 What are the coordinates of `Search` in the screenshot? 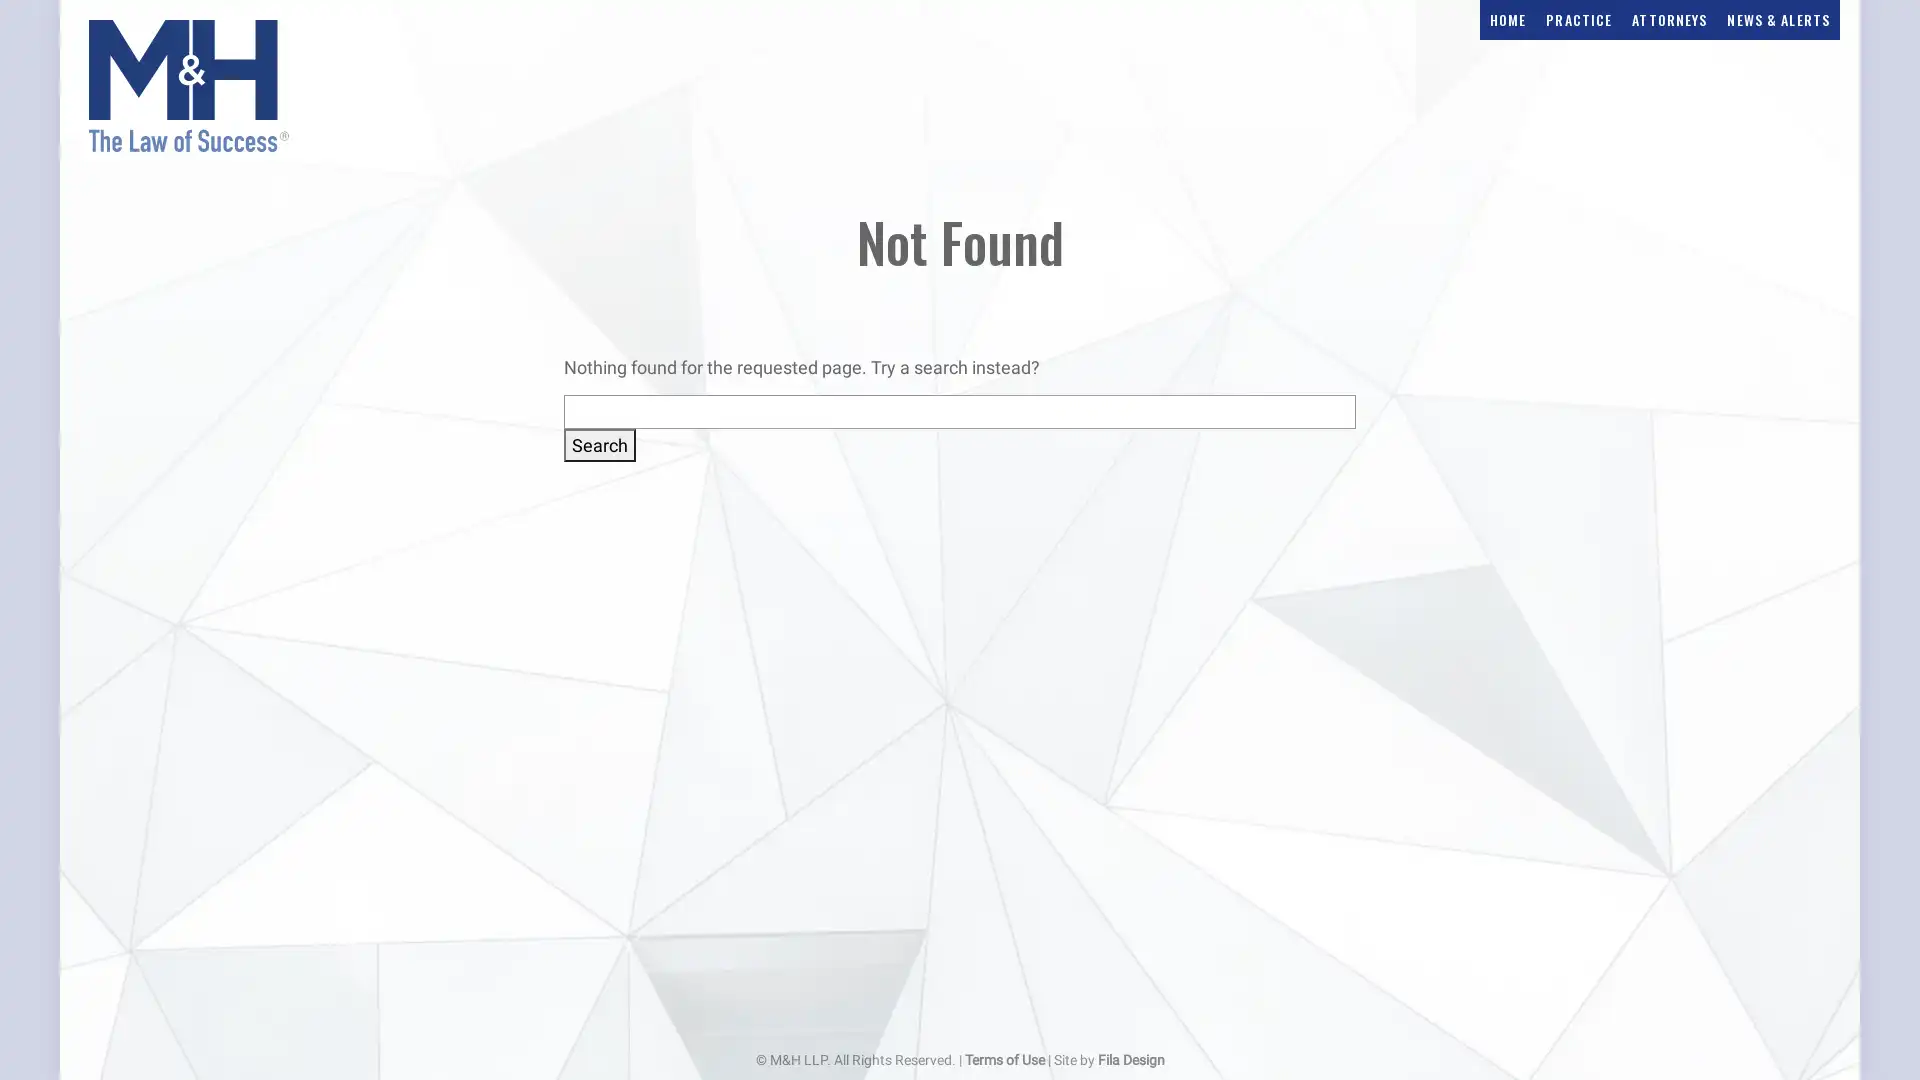 It's located at (599, 443).